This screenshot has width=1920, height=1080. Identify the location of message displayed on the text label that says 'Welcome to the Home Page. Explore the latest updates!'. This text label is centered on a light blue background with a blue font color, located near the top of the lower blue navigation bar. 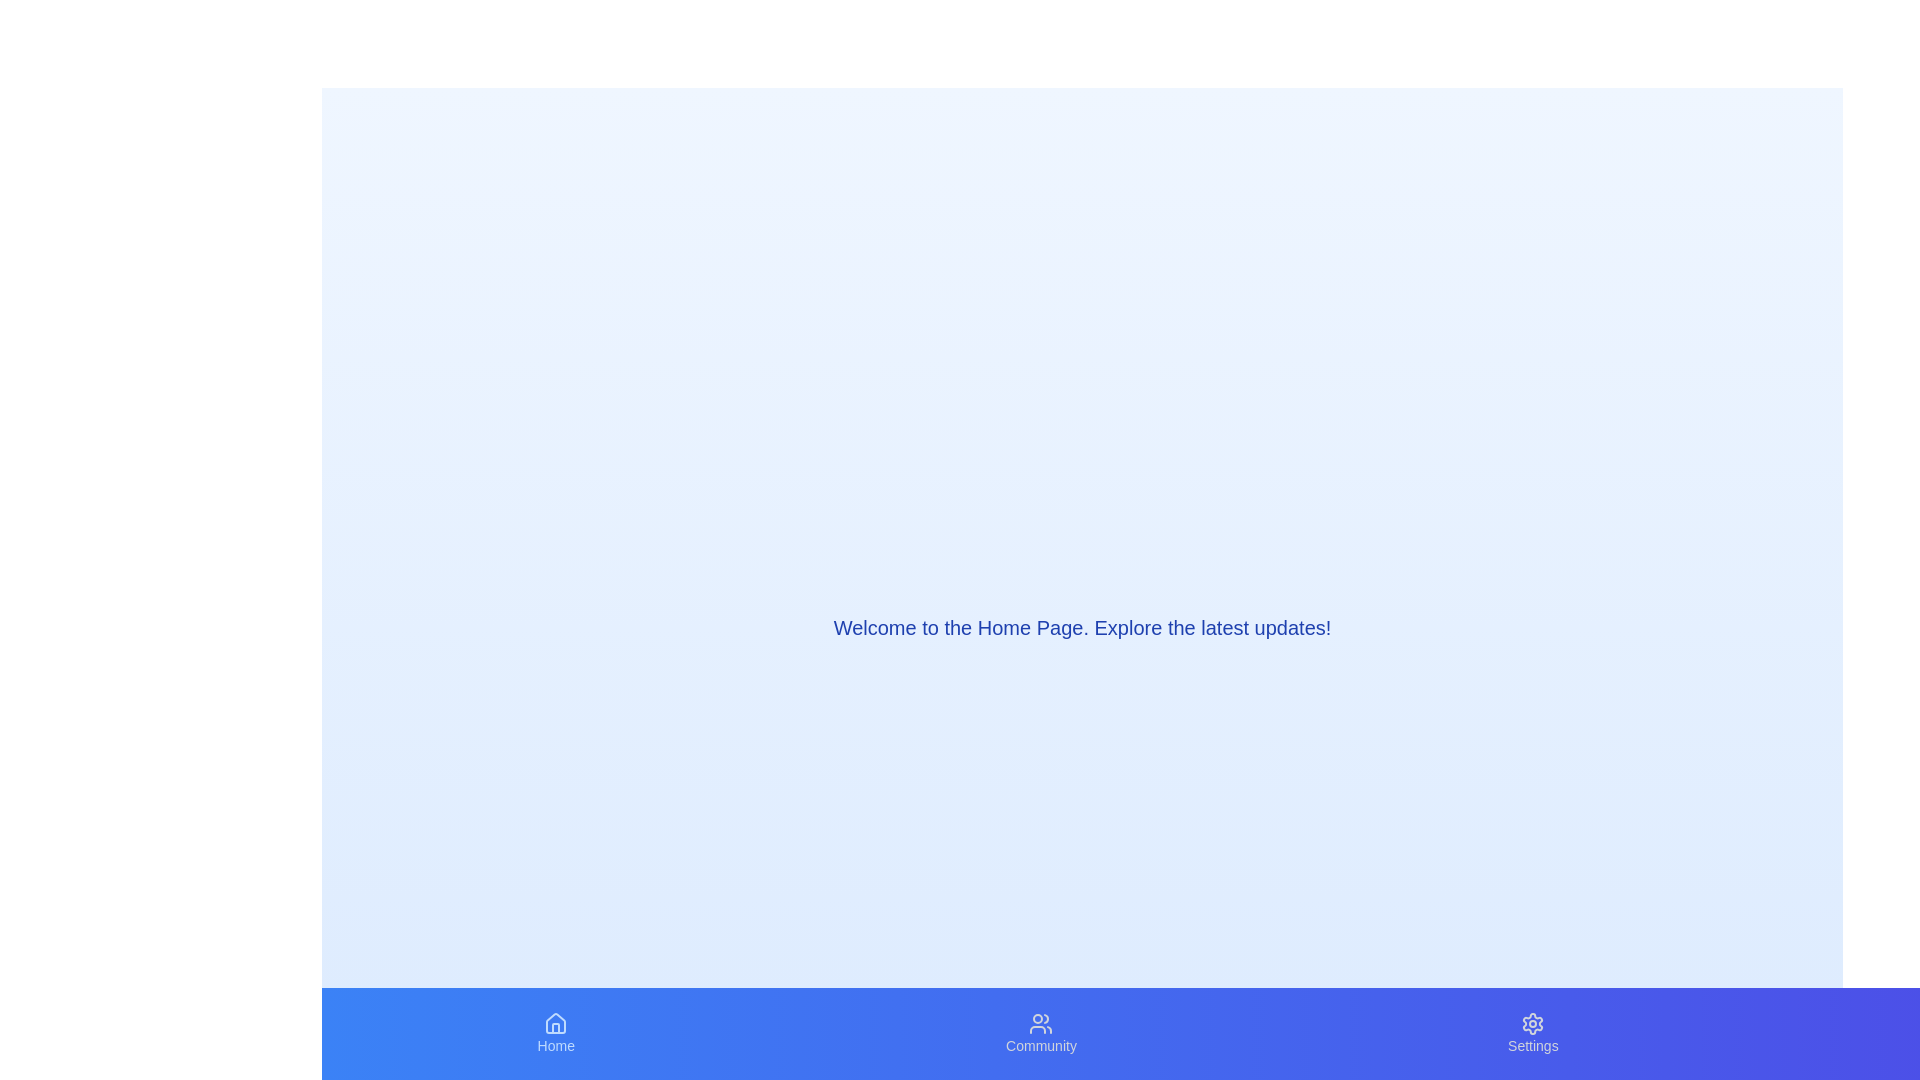
(1081, 627).